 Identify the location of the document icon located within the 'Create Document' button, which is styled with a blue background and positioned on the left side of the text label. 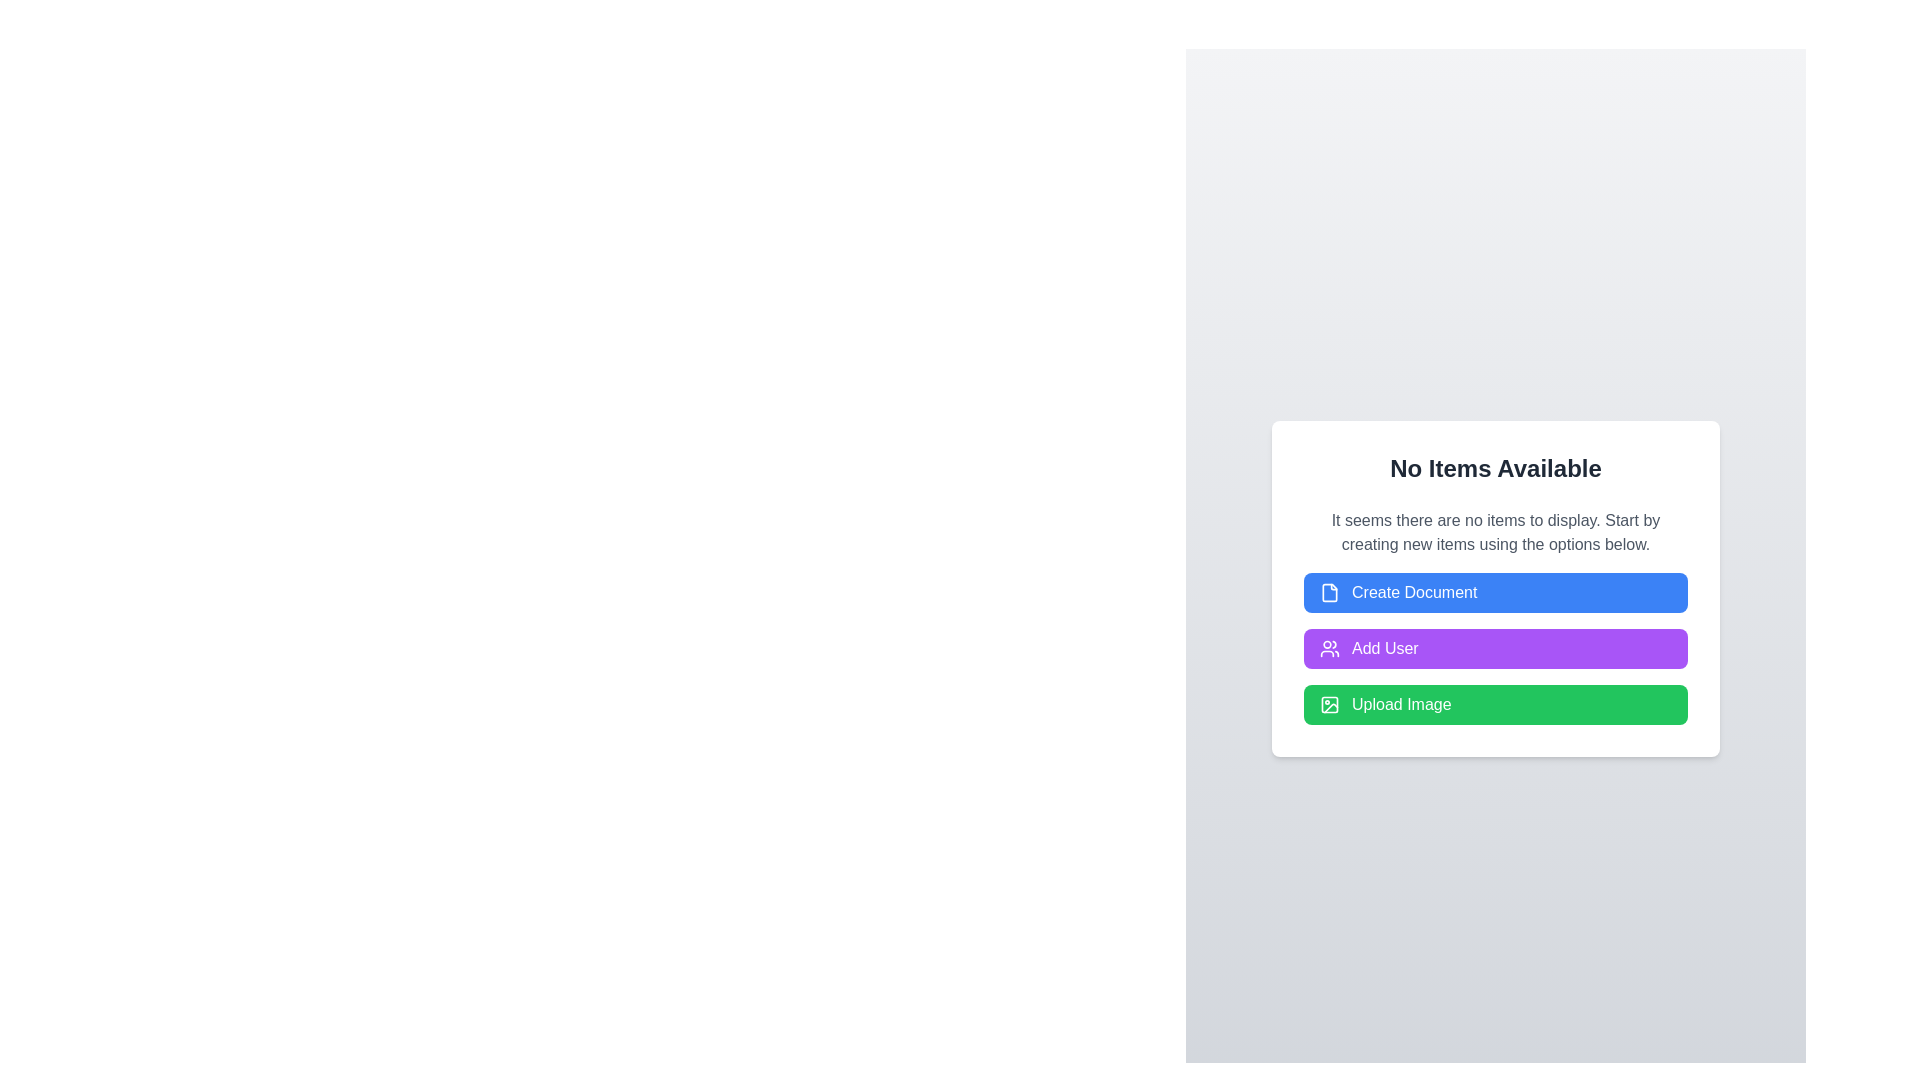
(1329, 592).